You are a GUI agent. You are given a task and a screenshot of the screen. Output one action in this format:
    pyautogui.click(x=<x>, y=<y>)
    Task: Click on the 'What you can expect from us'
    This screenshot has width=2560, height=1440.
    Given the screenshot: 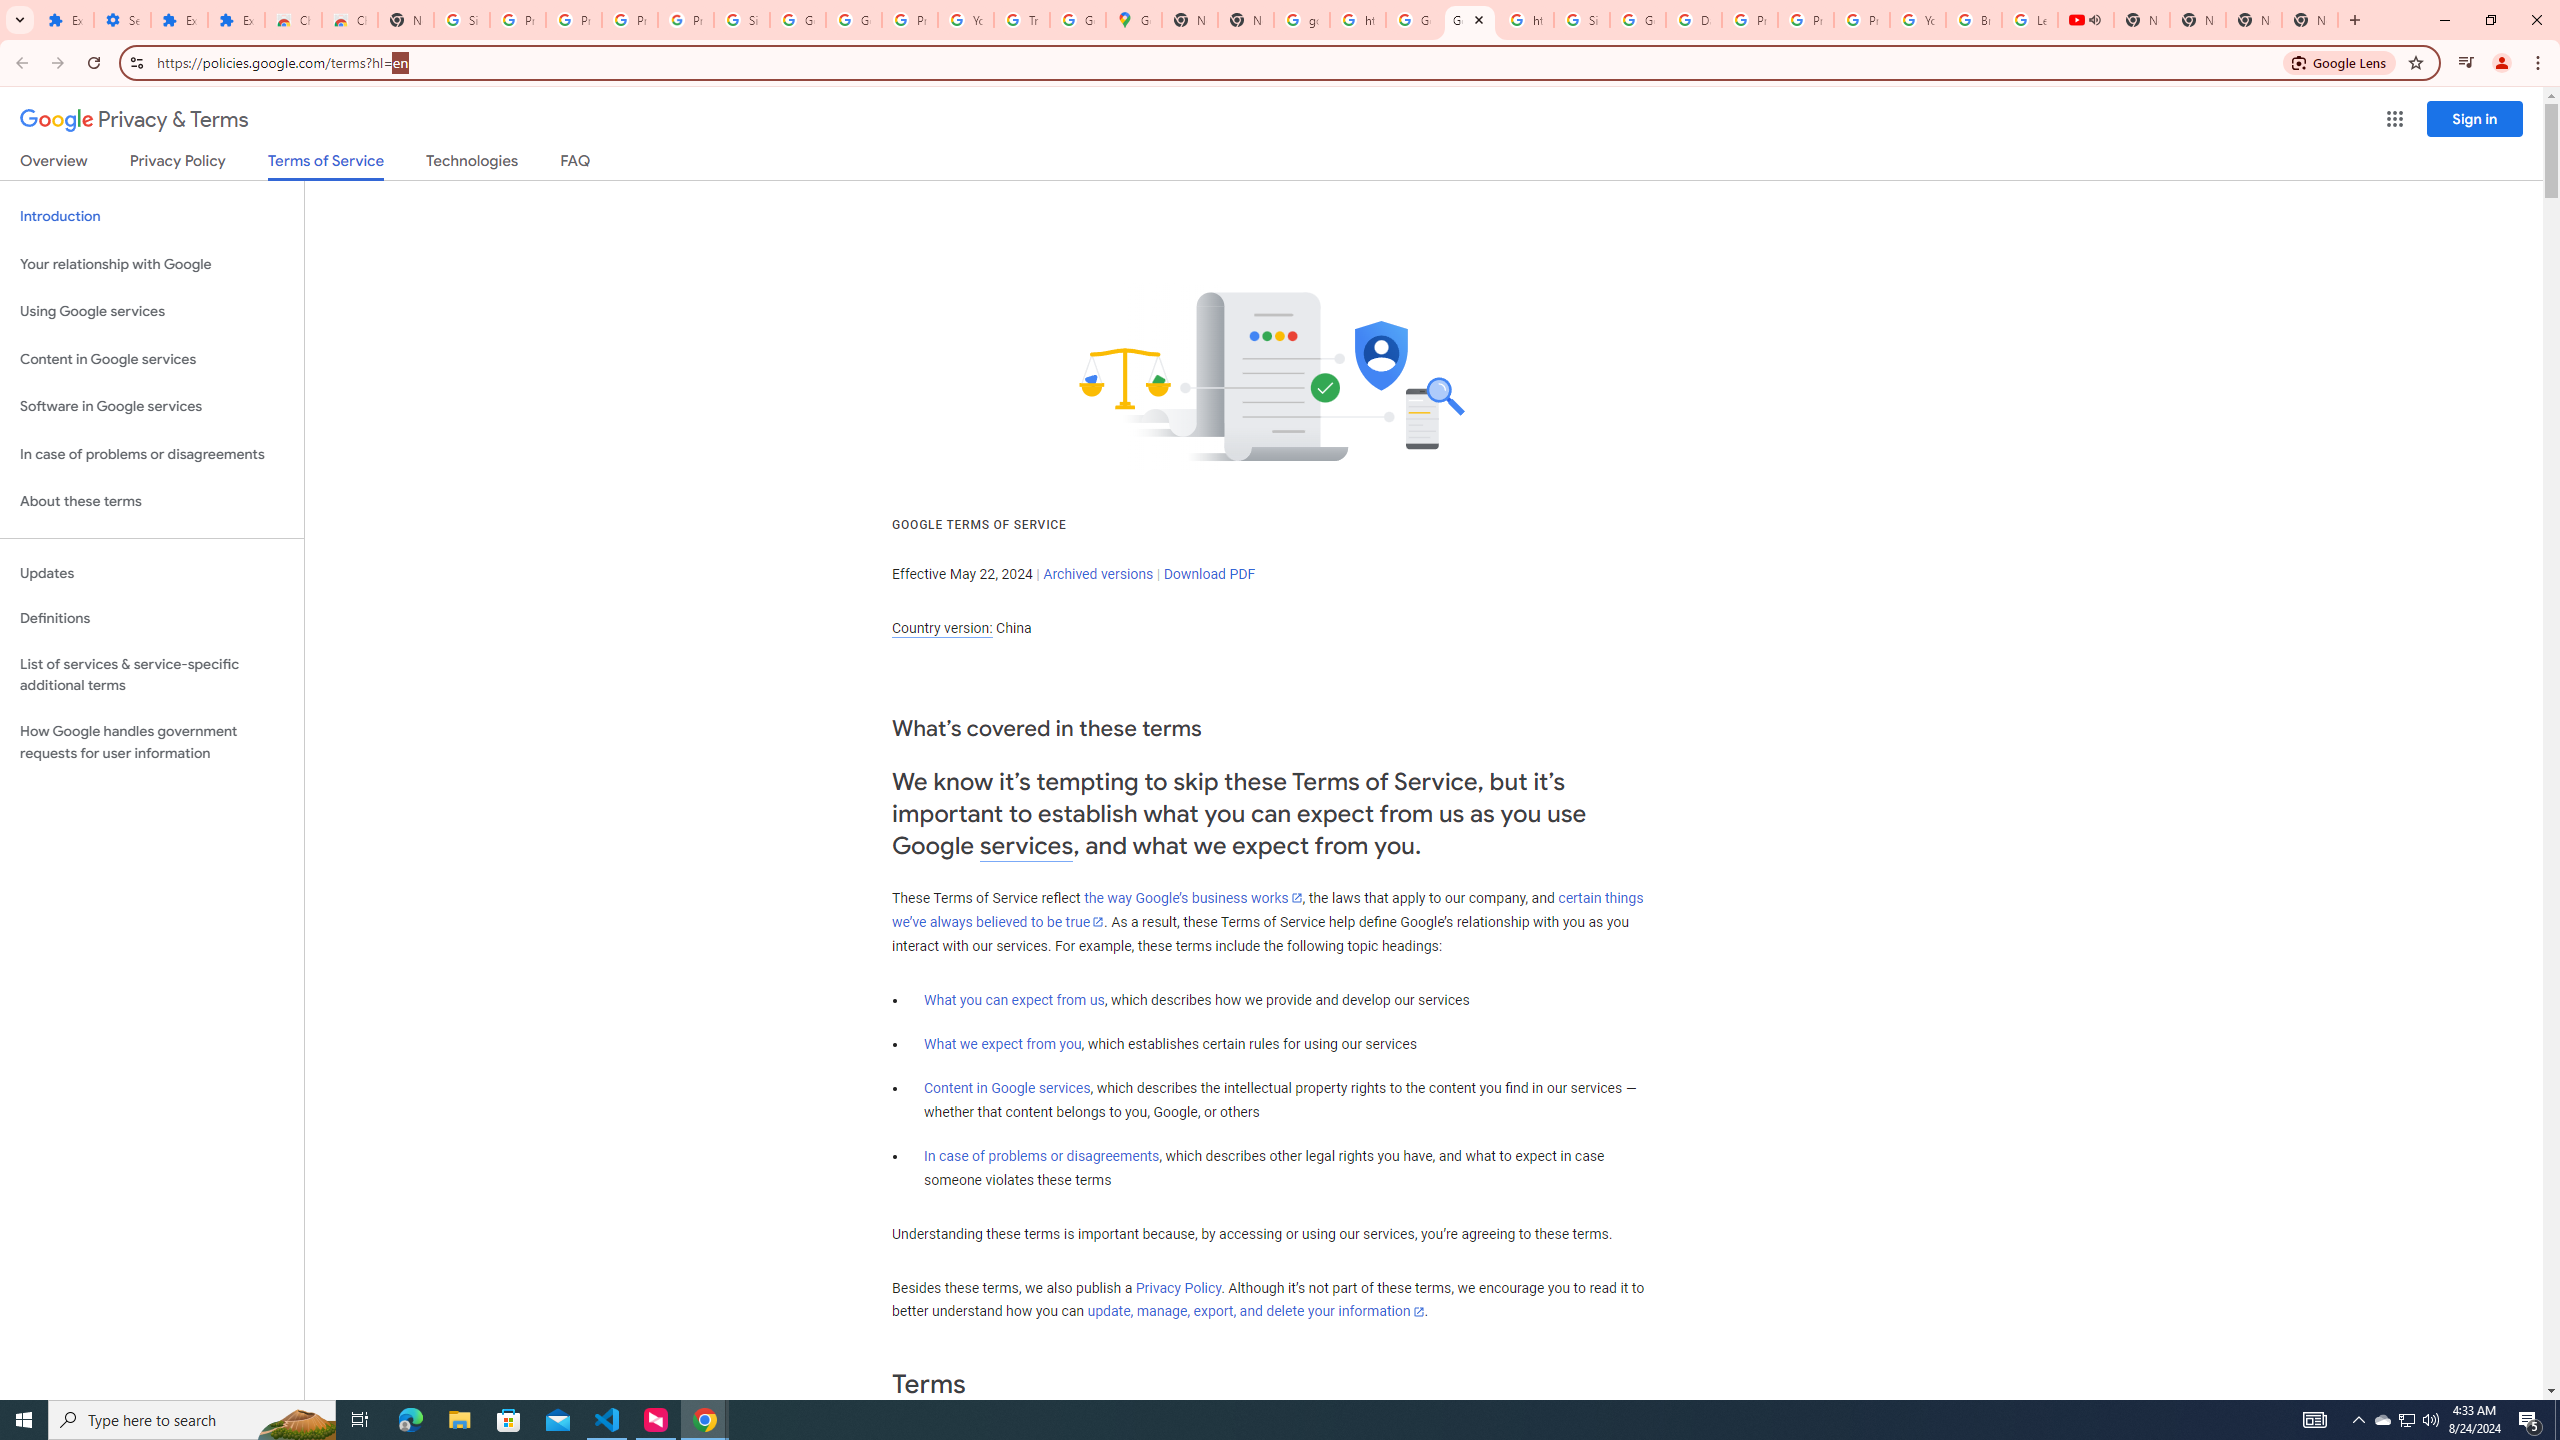 What is the action you would take?
    pyautogui.click(x=1015, y=999)
    